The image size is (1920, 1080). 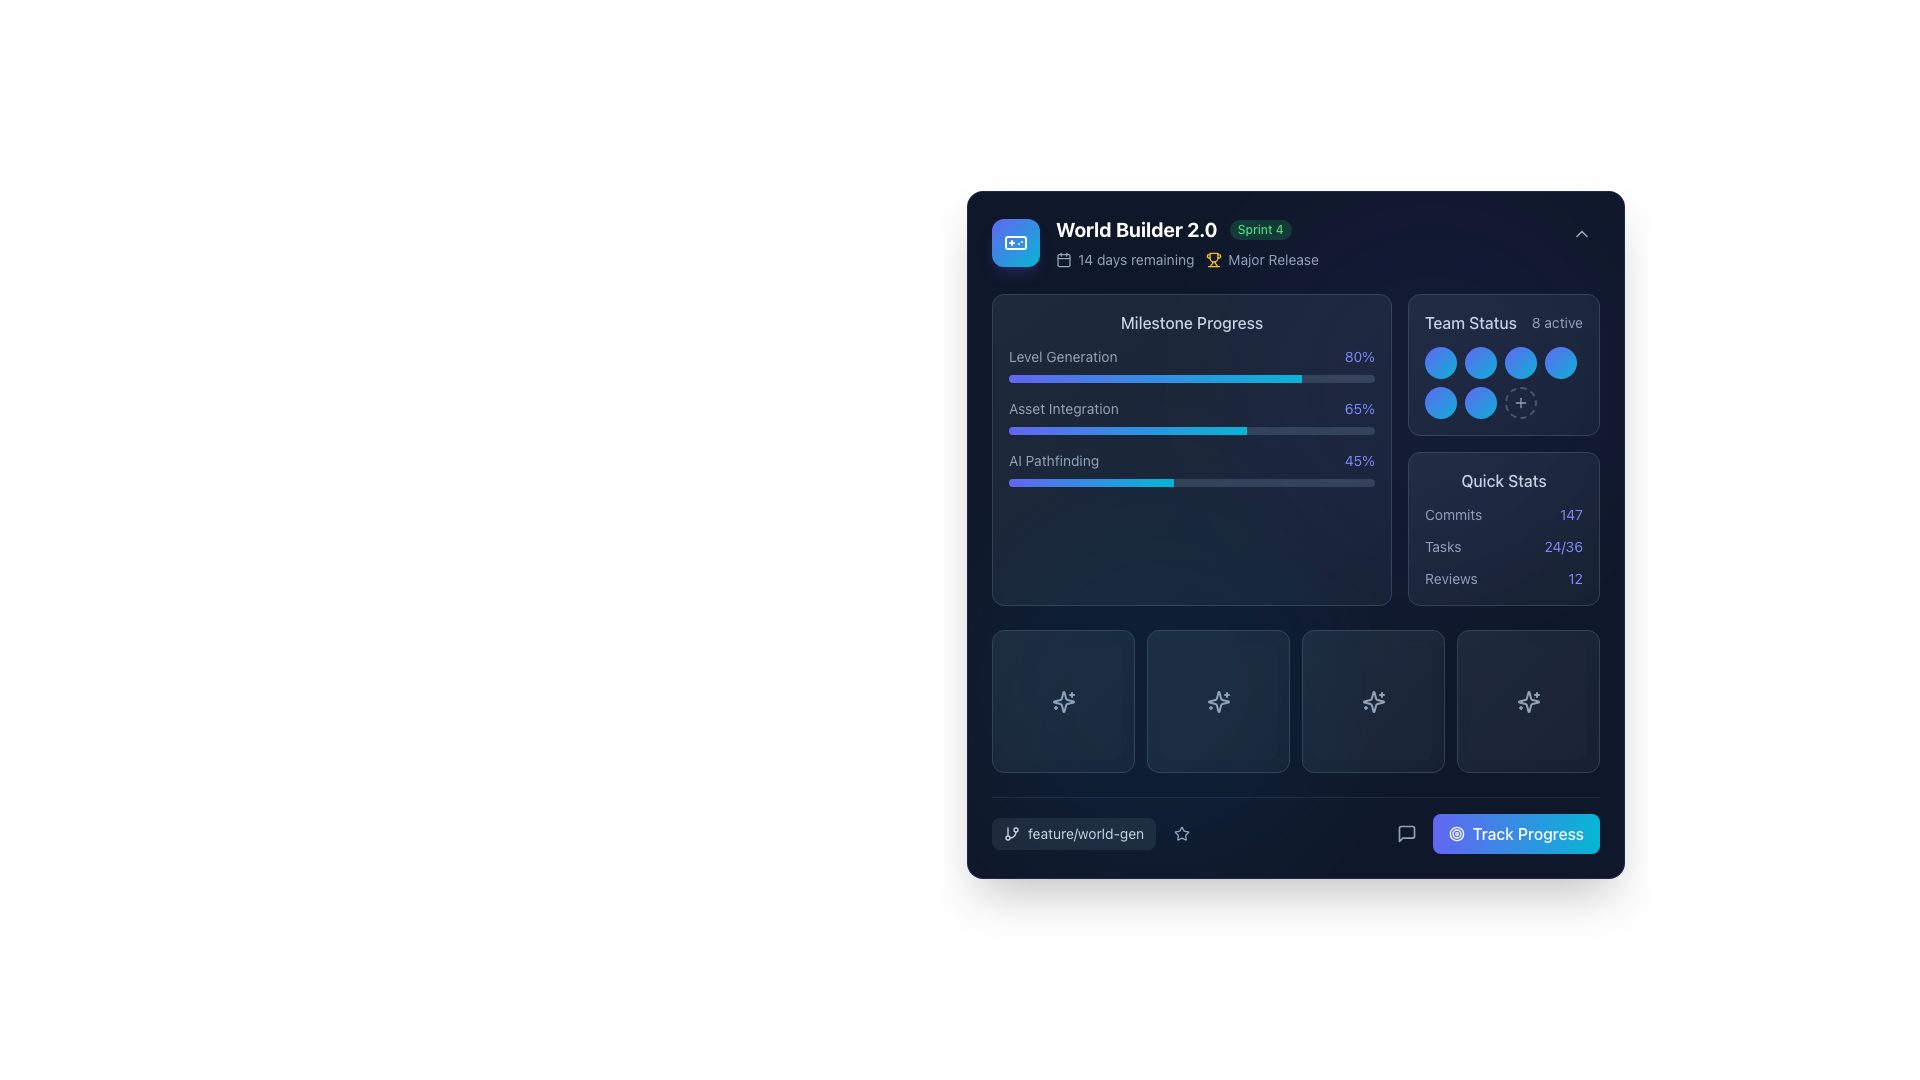 I want to click on progress, so click(x=1032, y=378).